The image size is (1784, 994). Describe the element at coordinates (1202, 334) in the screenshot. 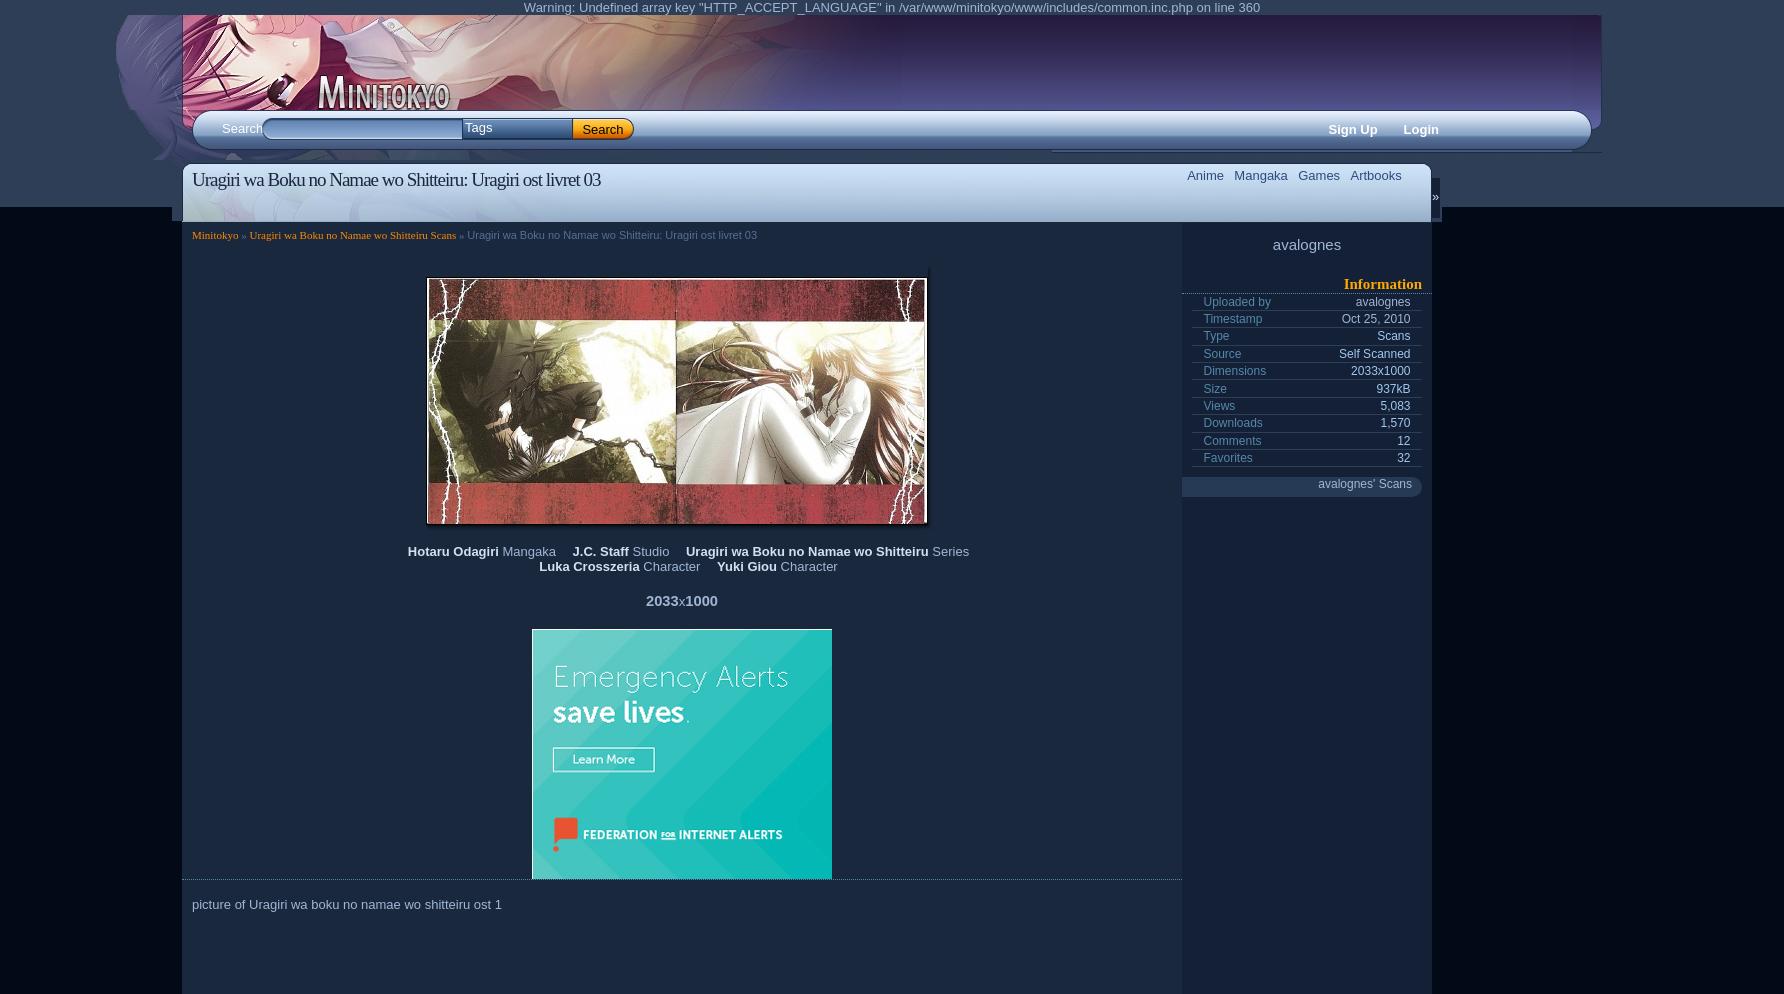

I see `'Type'` at that location.